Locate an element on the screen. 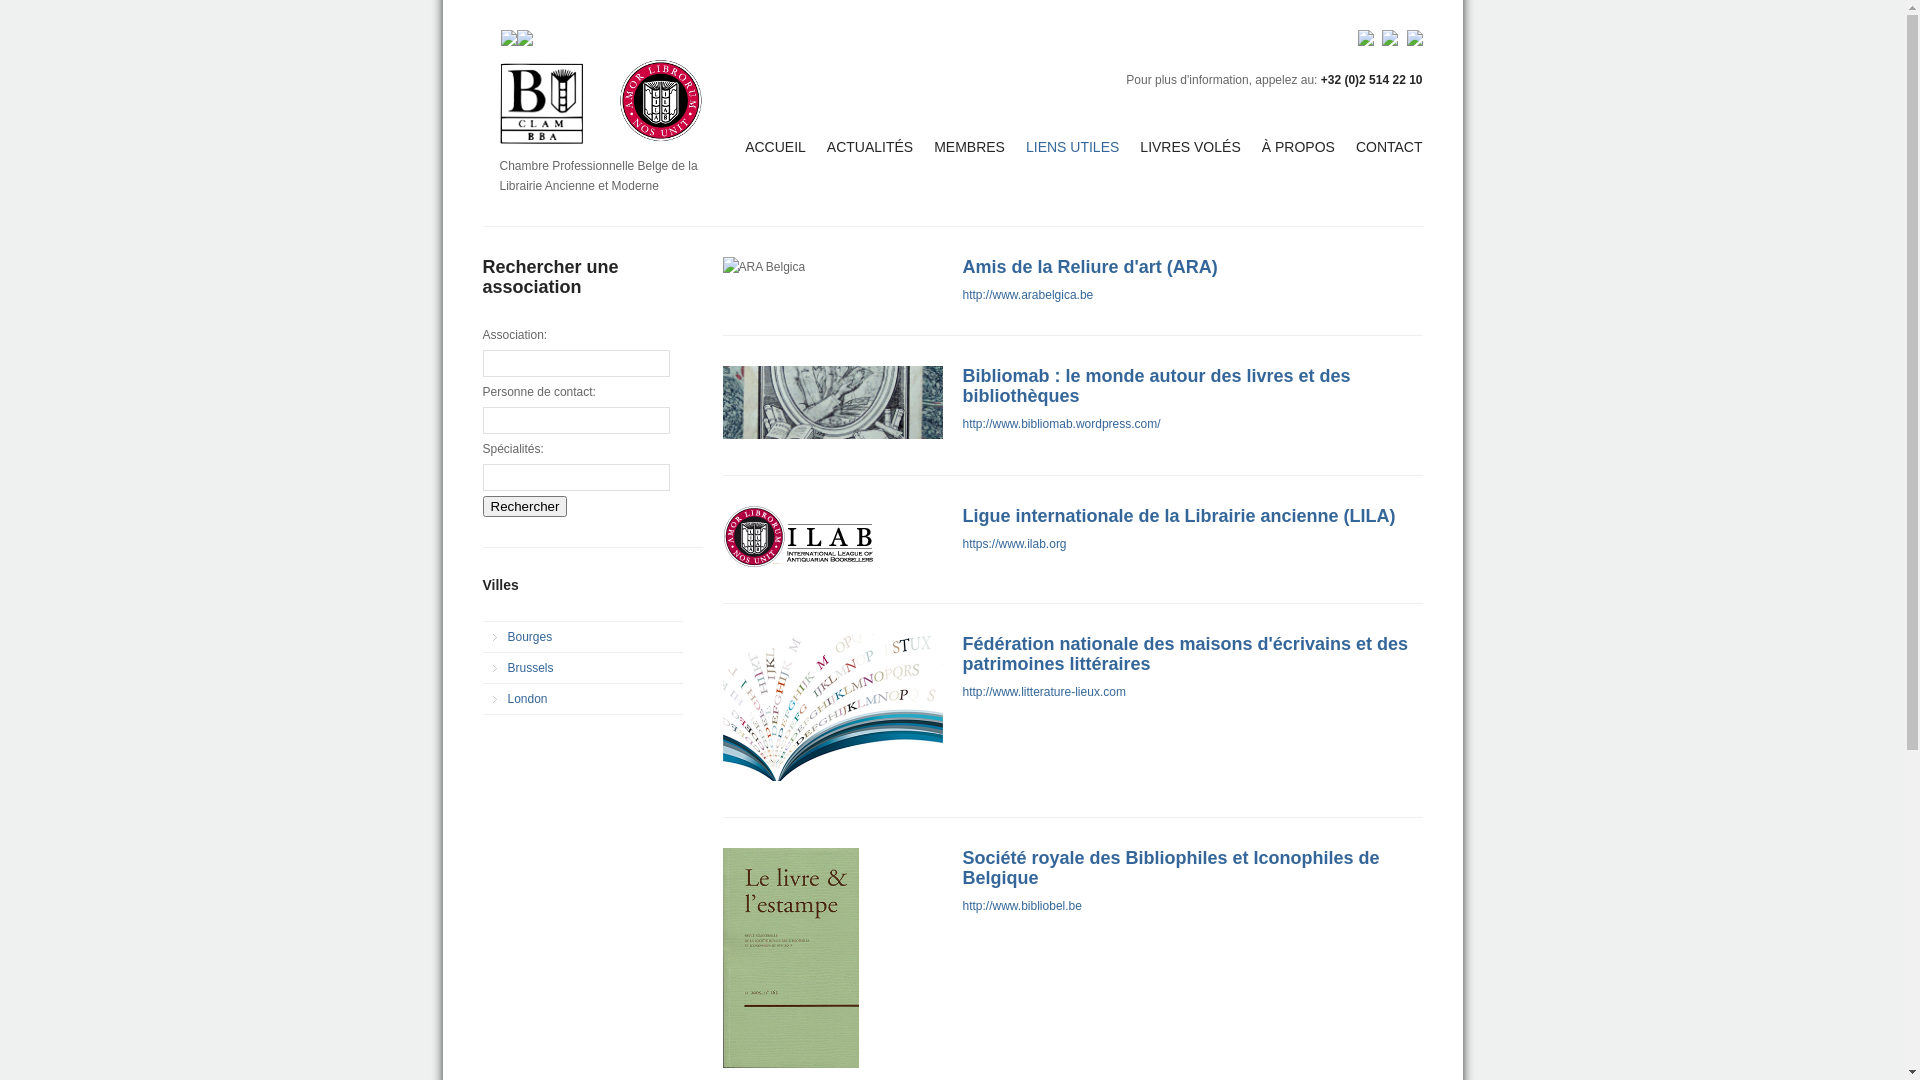 This screenshot has width=1920, height=1080. 'International League of Antiquarian Booksellers (ILAB)' is located at coordinates (797, 535).